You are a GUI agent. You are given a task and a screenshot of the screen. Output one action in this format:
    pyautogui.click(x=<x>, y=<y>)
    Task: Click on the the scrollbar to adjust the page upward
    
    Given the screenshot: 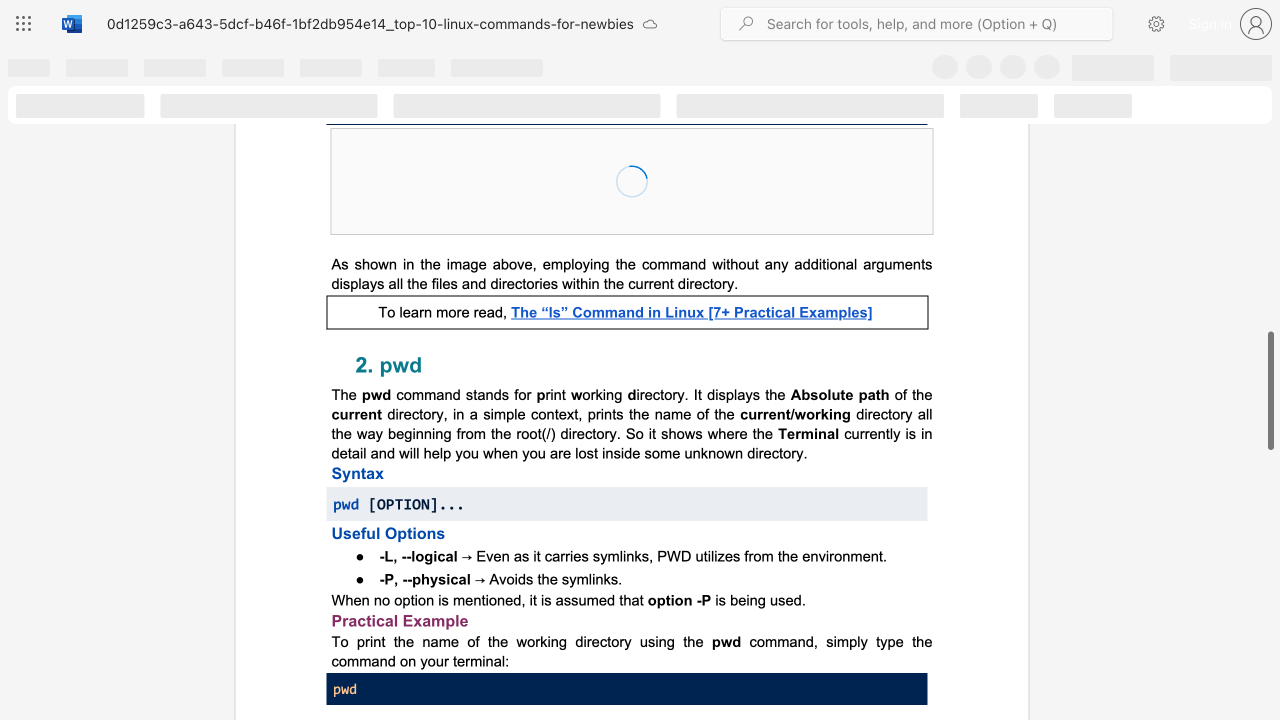 What is the action you would take?
    pyautogui.click(x=1269, y=130)
    